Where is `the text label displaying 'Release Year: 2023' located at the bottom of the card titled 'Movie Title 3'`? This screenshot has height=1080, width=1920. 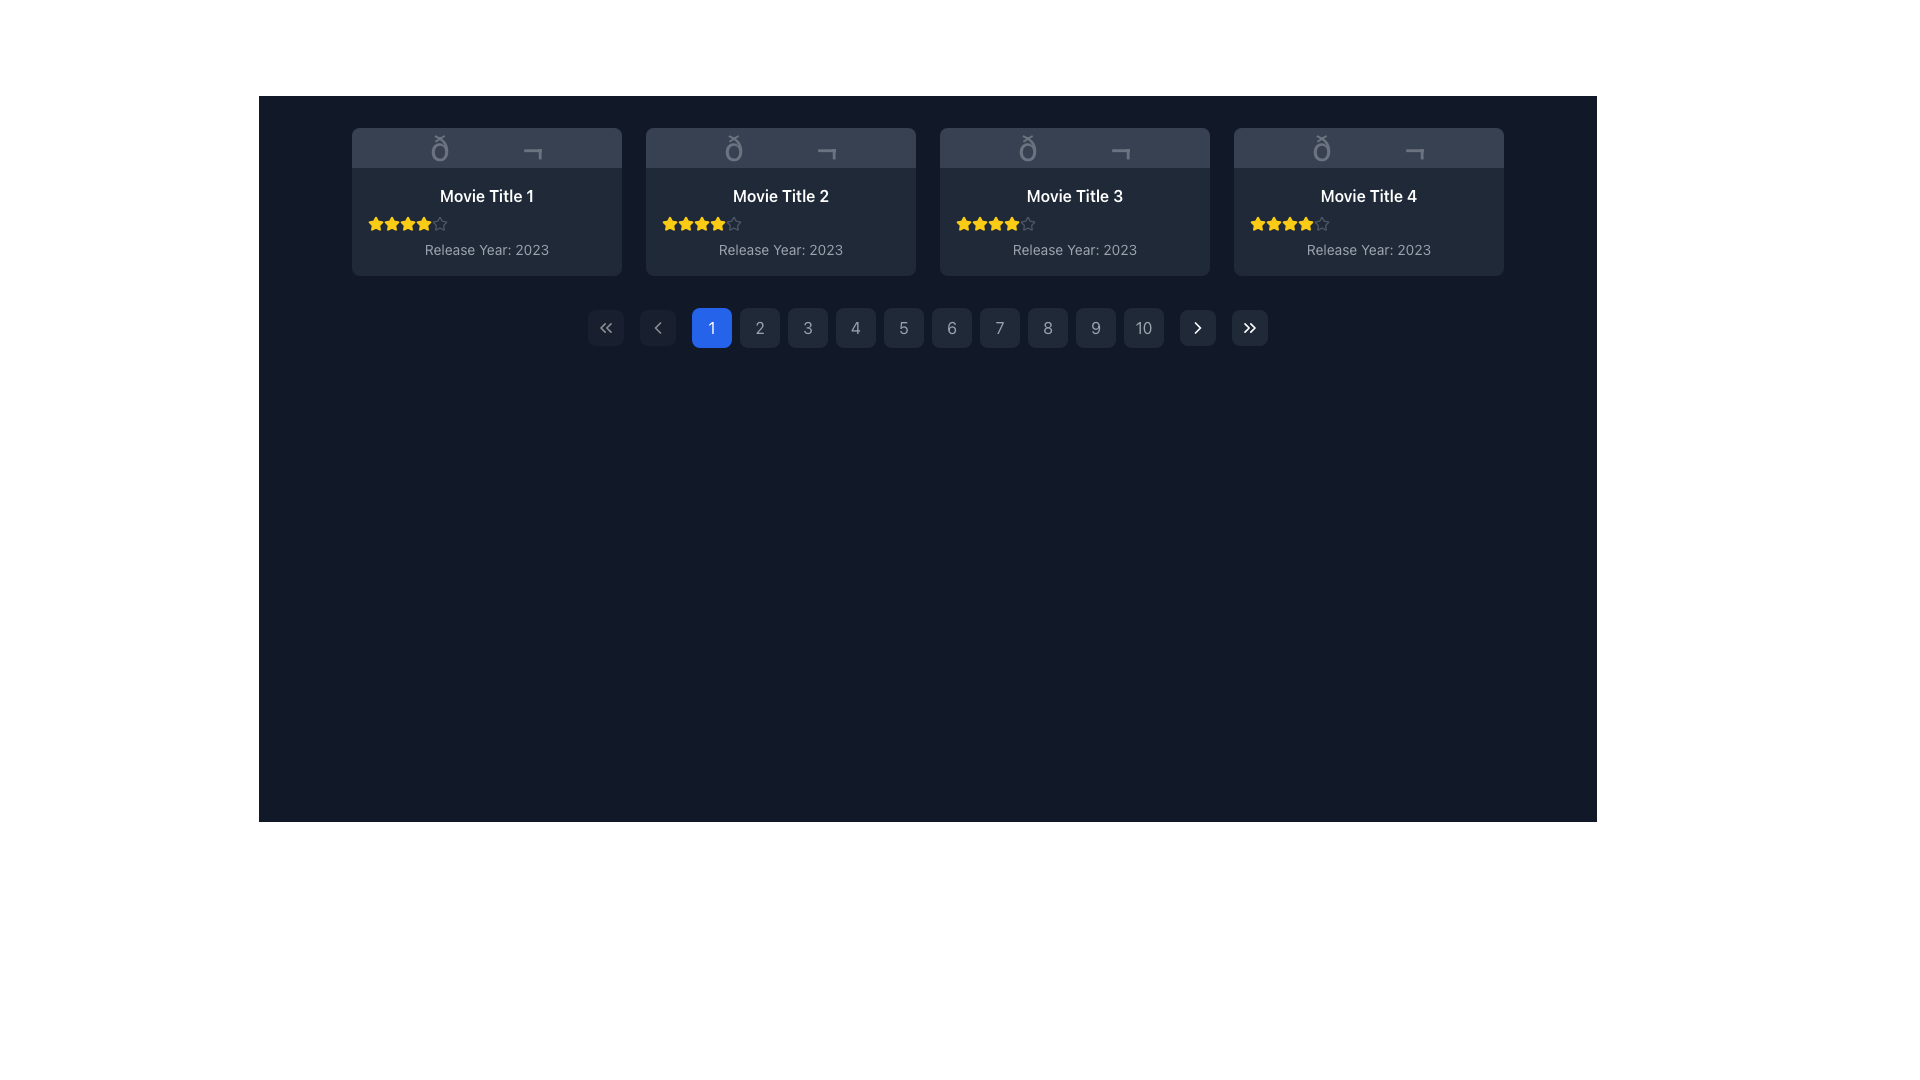 the text label displaying 'Release Year: 2023' located at the bottom of the card titled 'Movie Title 3' is located at coordinates (1074, 249).